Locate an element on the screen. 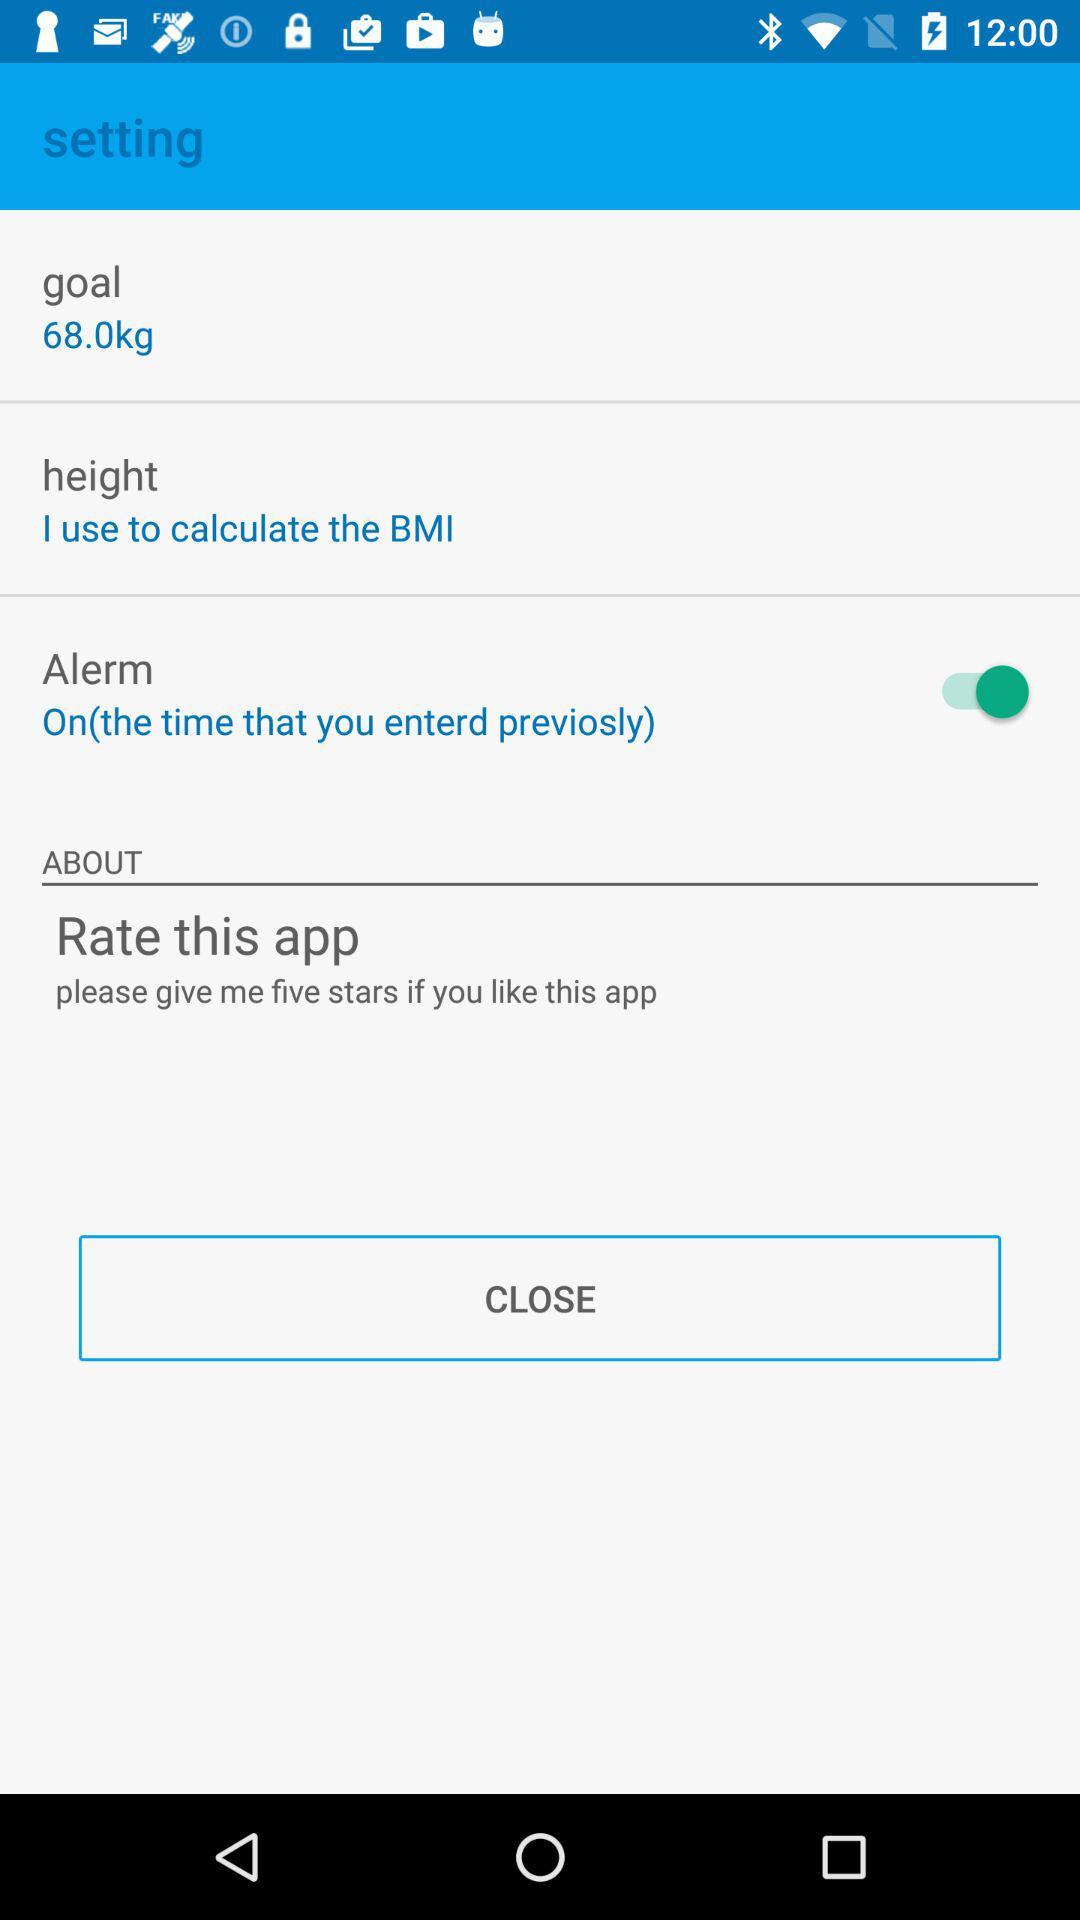  close is located at coordinates (540, 1298).